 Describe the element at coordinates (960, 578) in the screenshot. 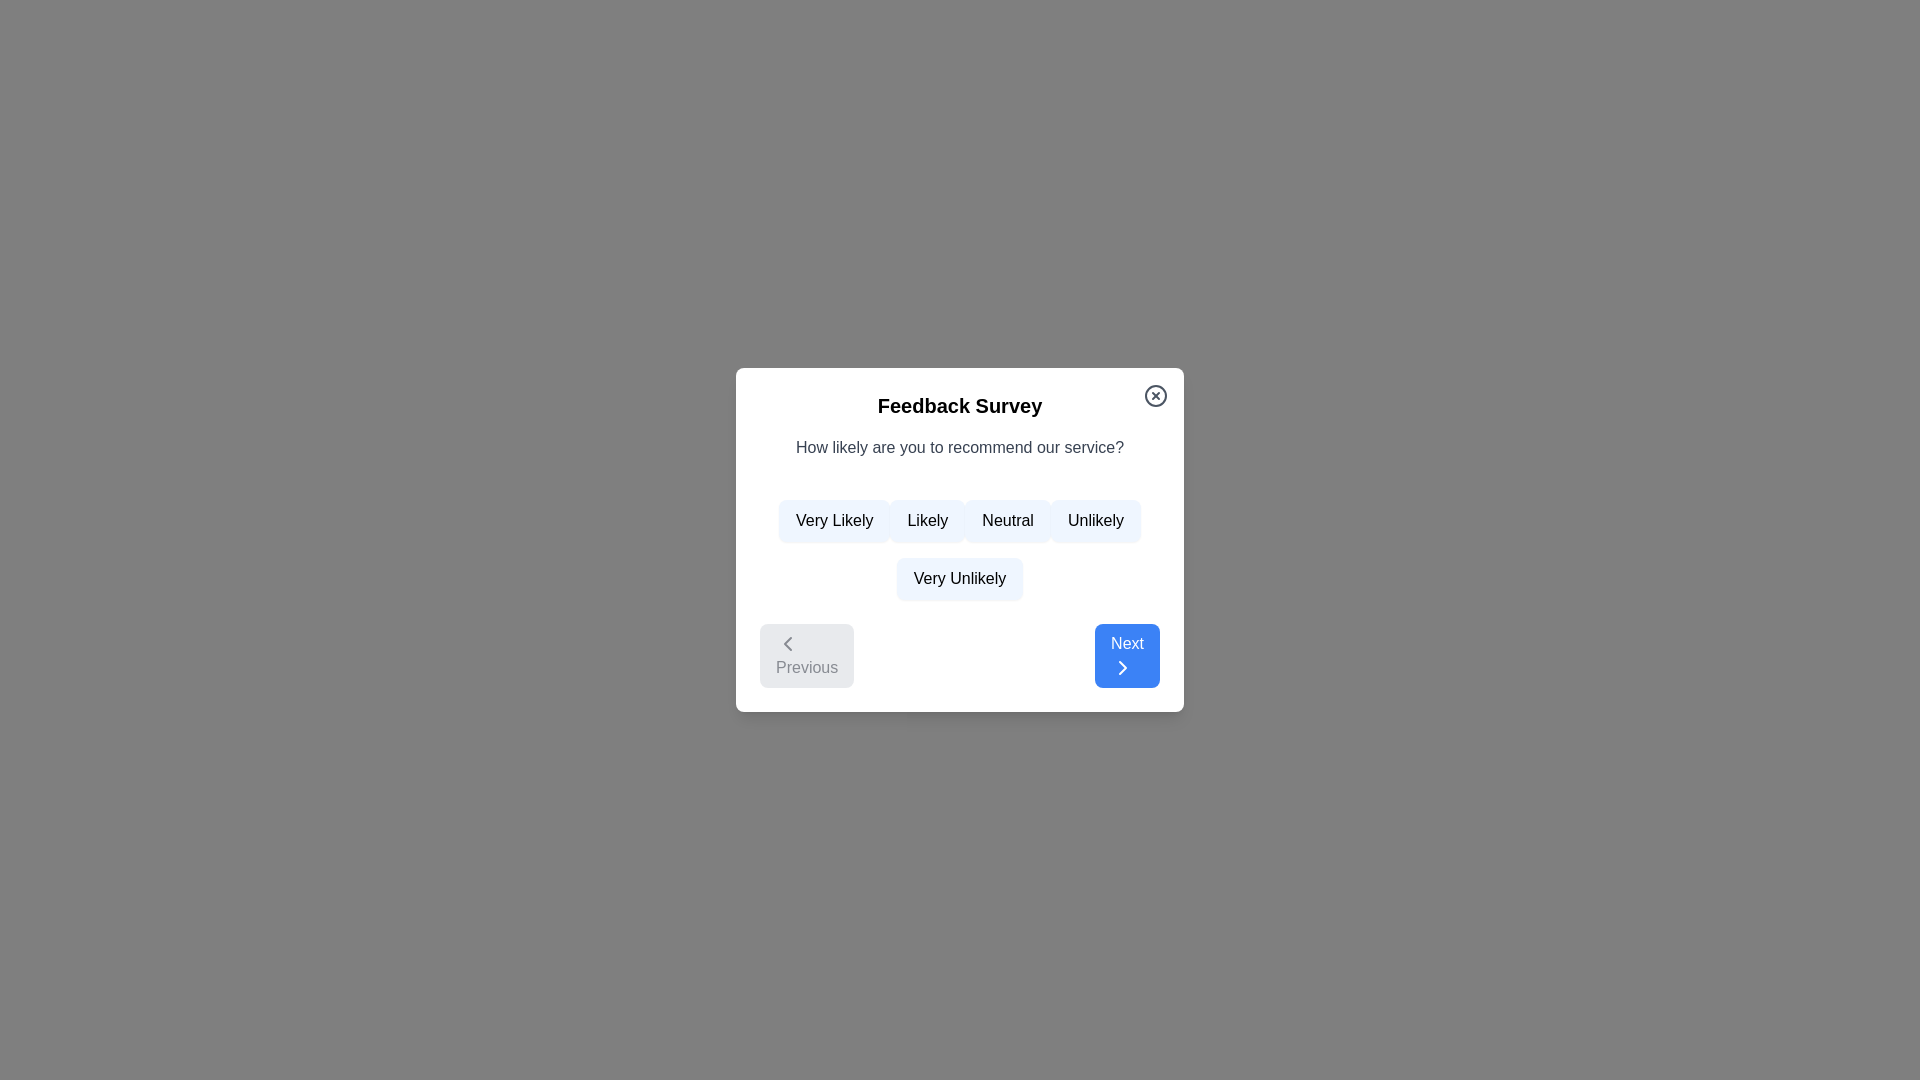

I see `the button labeled 'Very Unlikely'` at that location.